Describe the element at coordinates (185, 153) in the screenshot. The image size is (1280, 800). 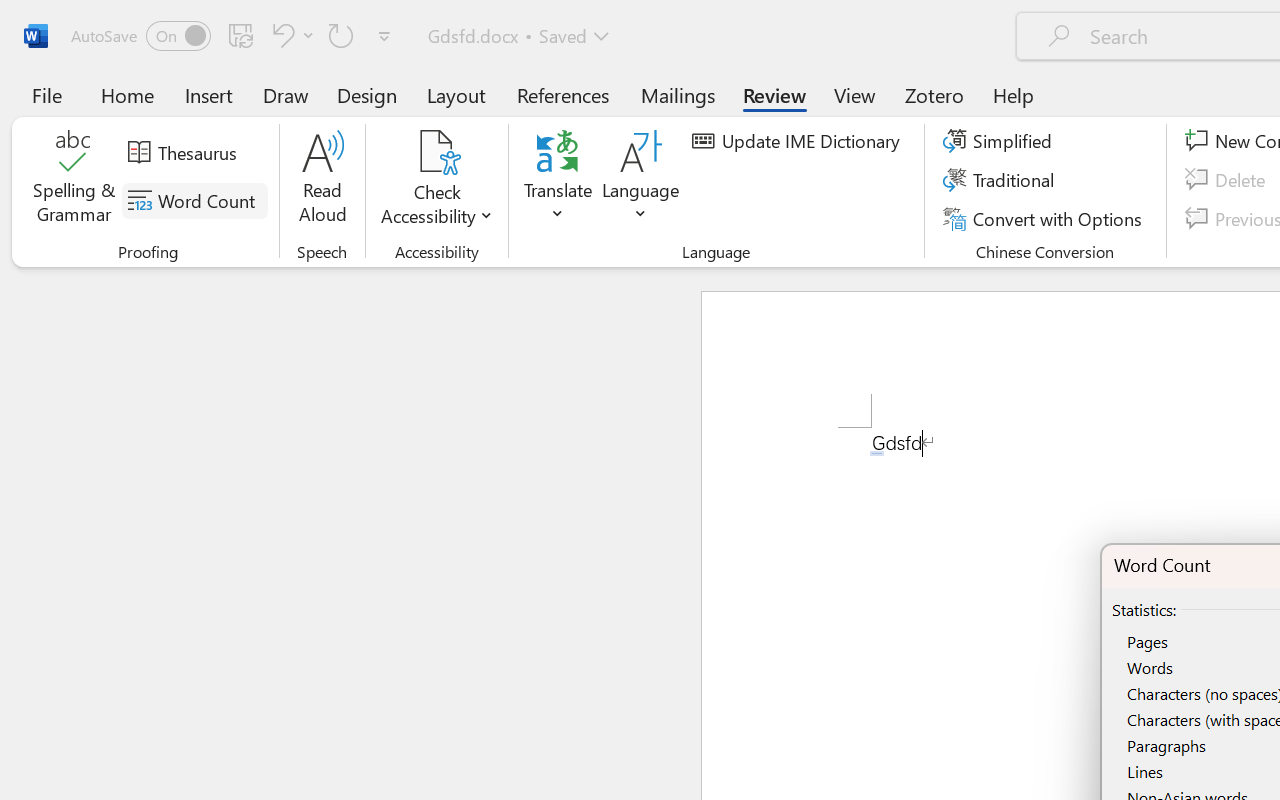
I see `'Thesaurus...'` at that location.